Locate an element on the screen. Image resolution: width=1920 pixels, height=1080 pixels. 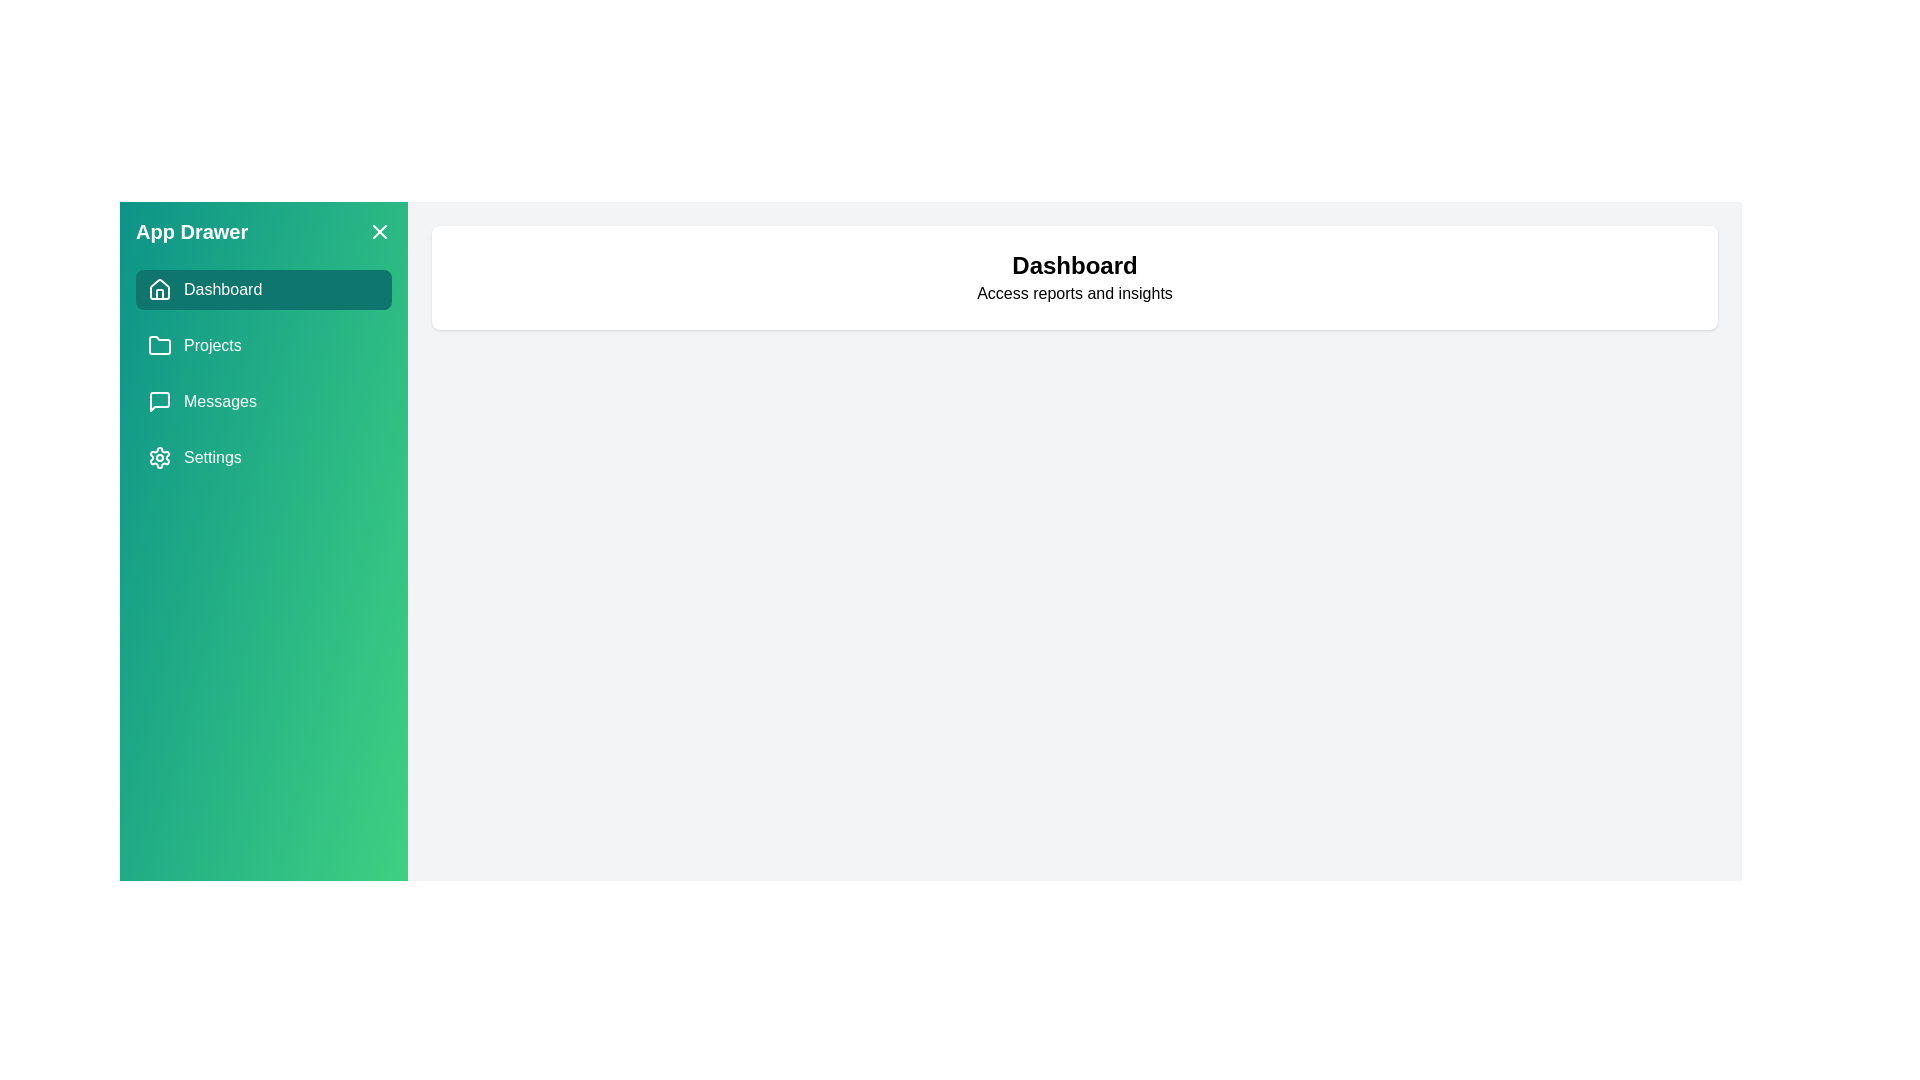
the menu item Dashboard from the drawer is located at coordinates (263, 289).